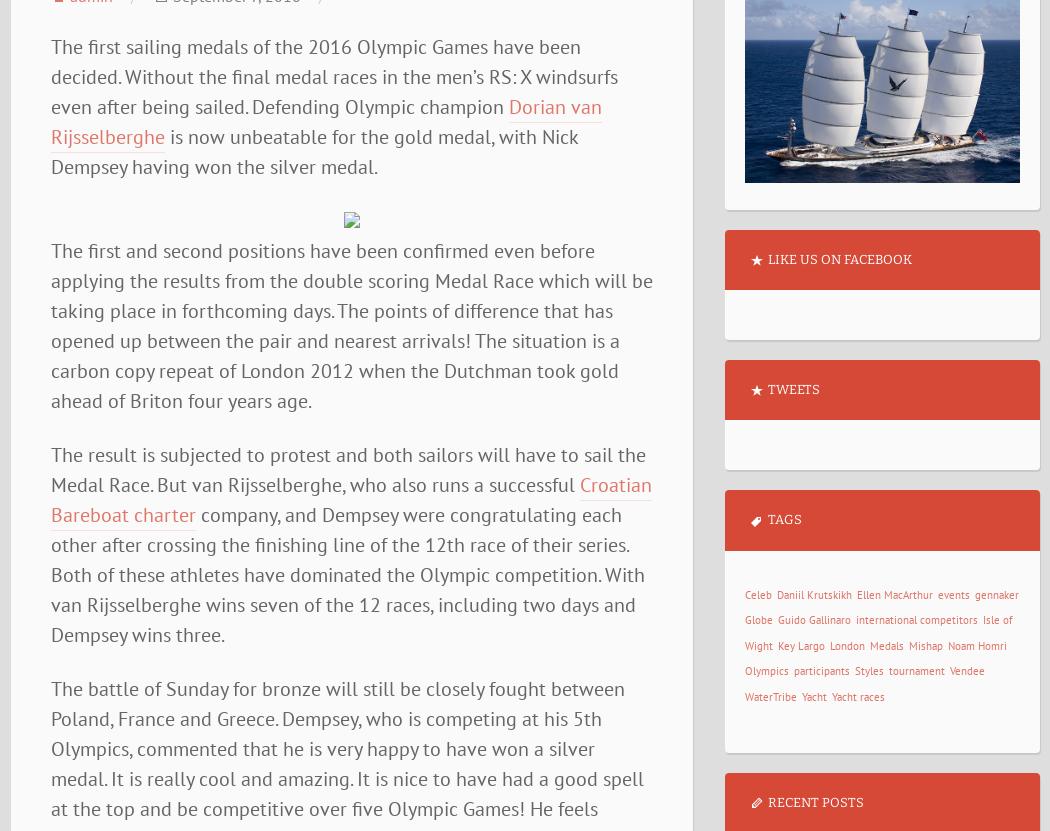 Image resolution: width=1050 pixels, height=831 pixels. I want to click on 'London', so click(846, 644).